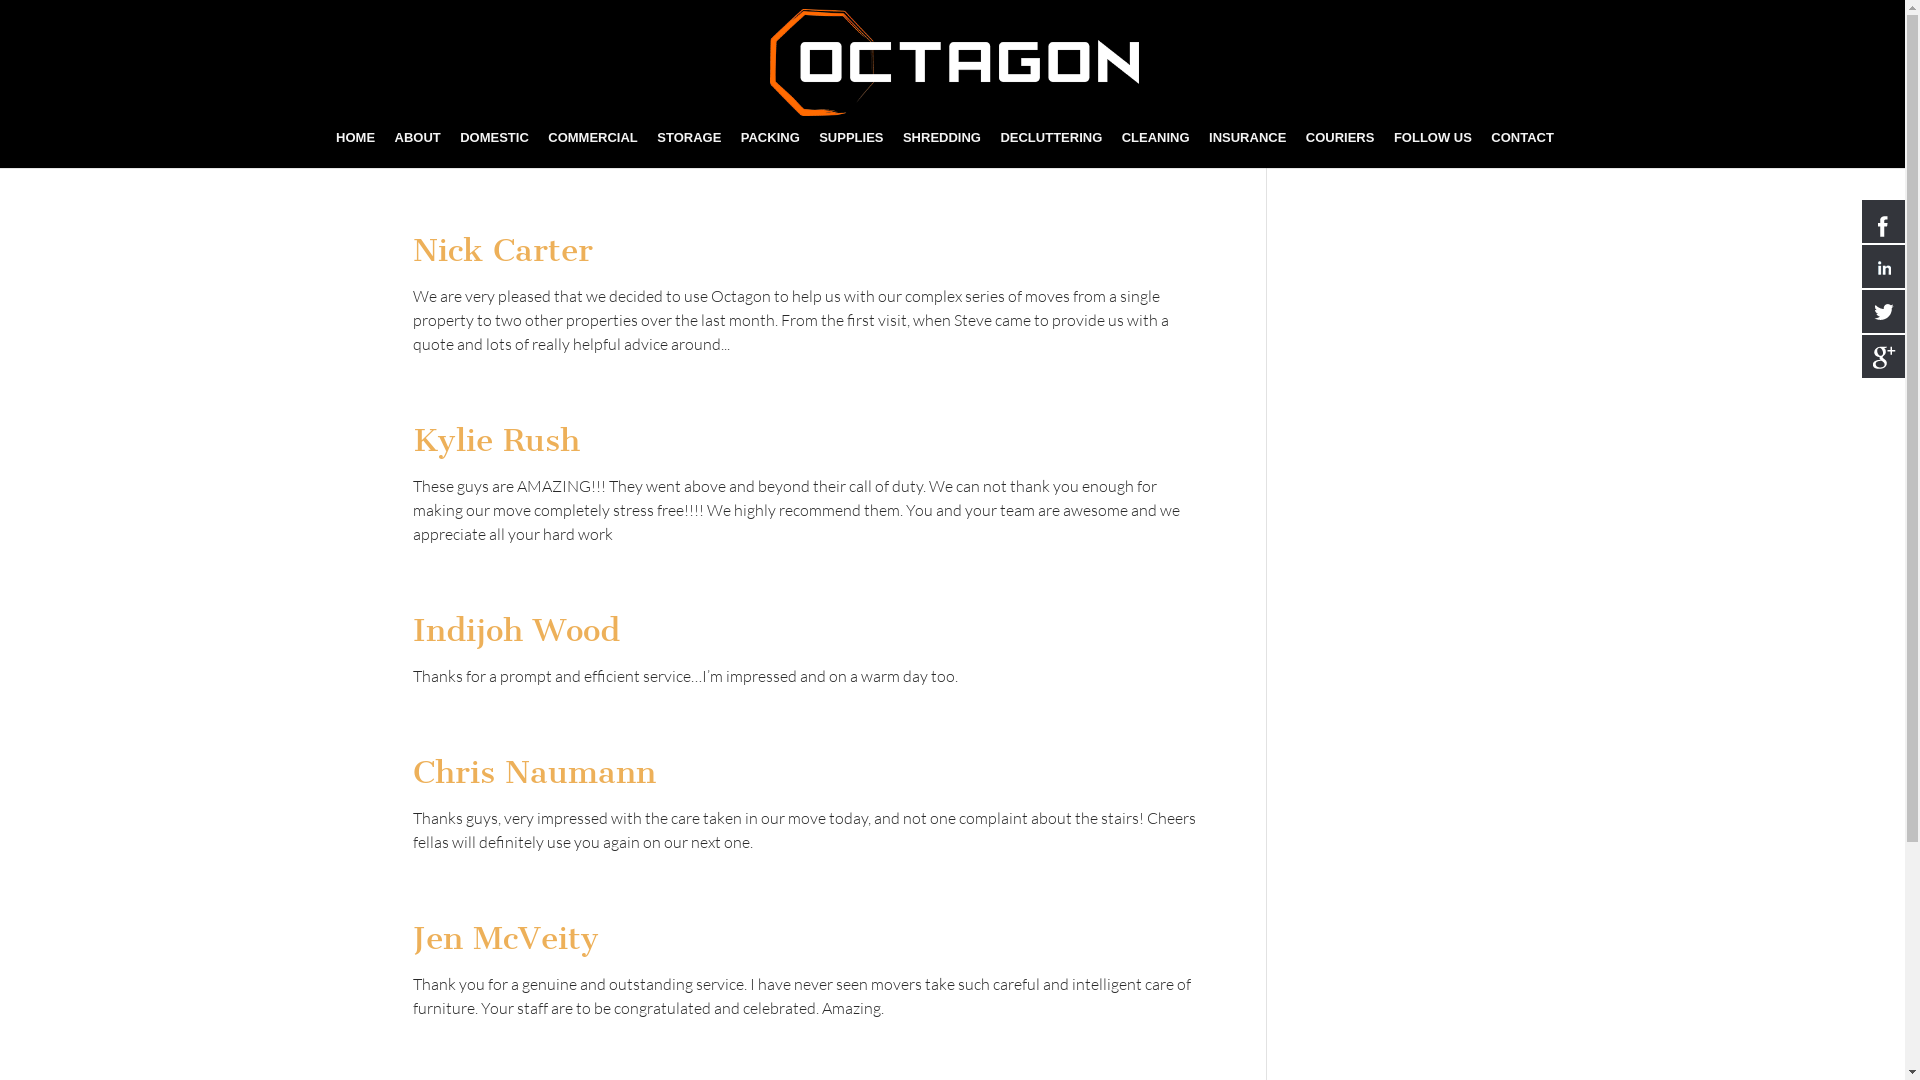 Image resolution: width=1920 pixels, height=1080 pixels. What do you see at coordinates (336, 148) in the screenshot?
I see `'HOME'` at bounding box center [336, 148].